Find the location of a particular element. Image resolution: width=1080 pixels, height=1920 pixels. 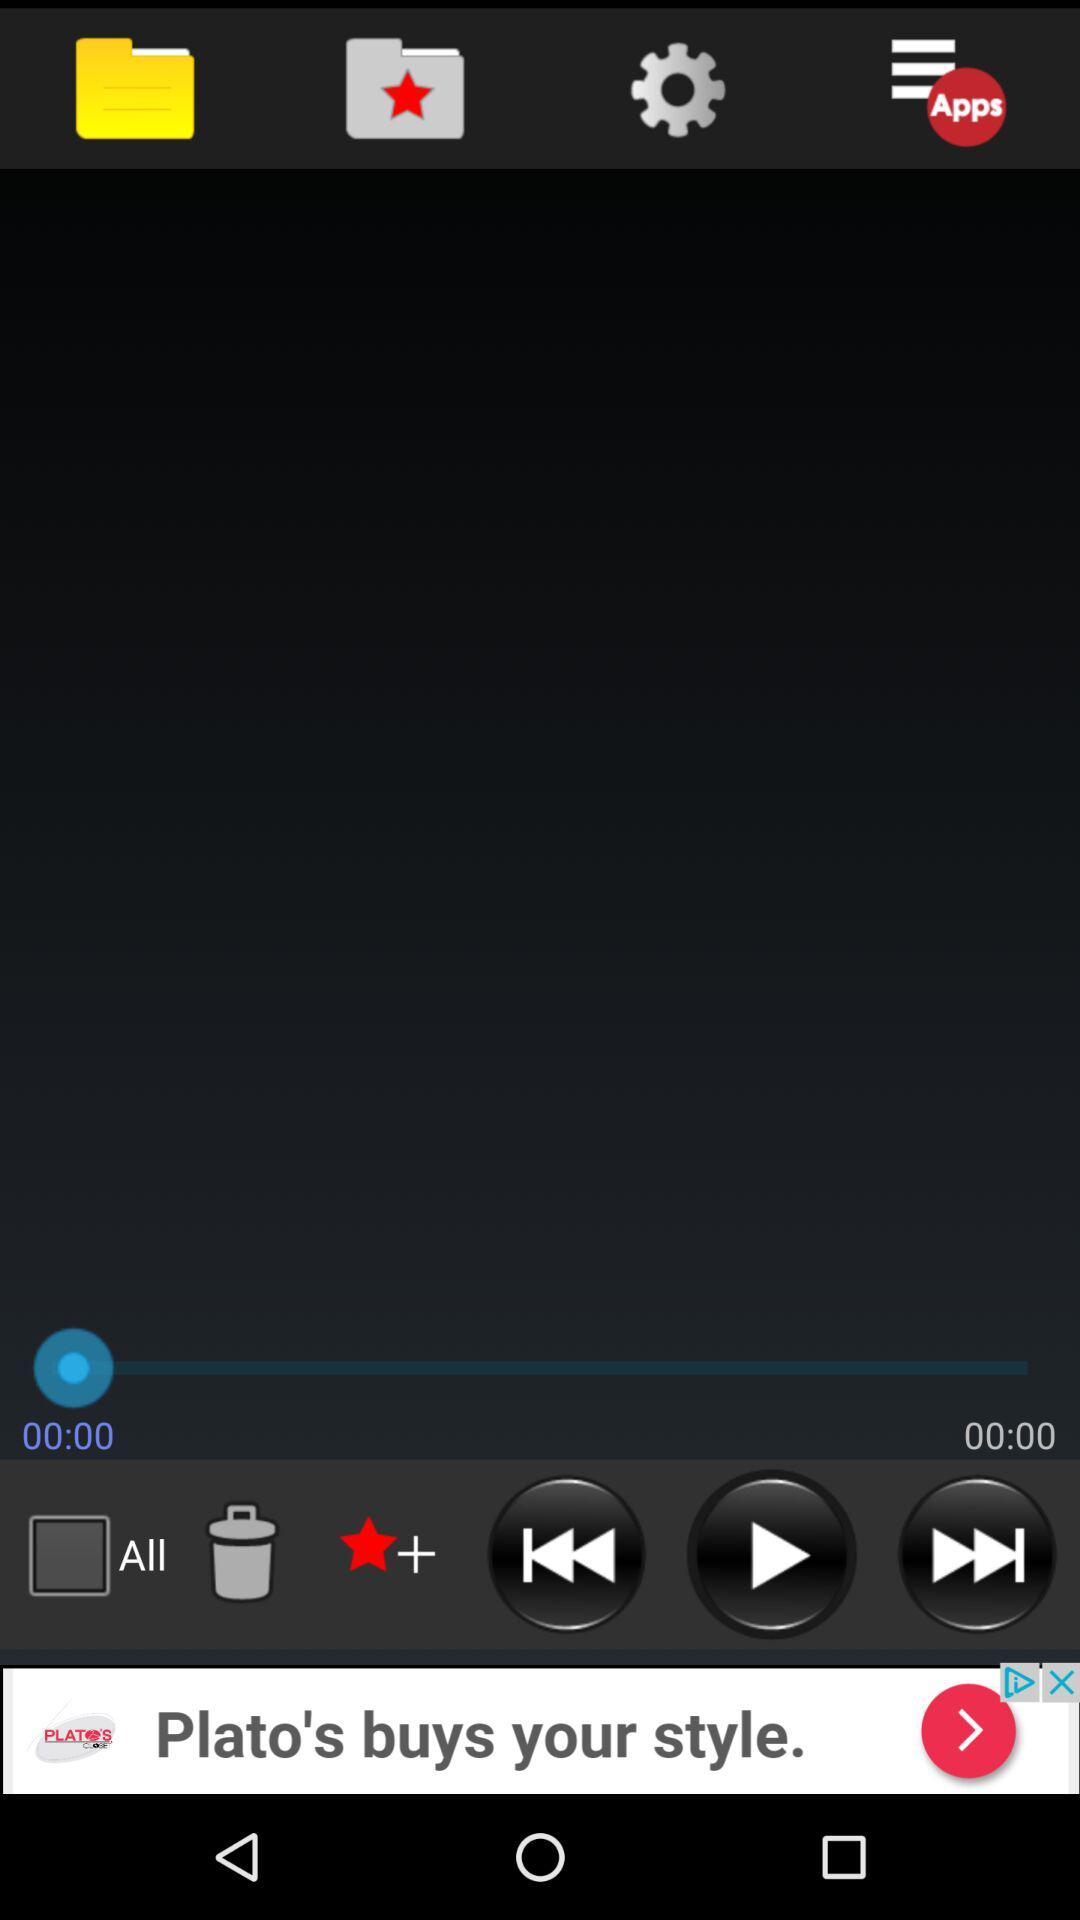

the delete icon is located at coordinates (240, 1663).